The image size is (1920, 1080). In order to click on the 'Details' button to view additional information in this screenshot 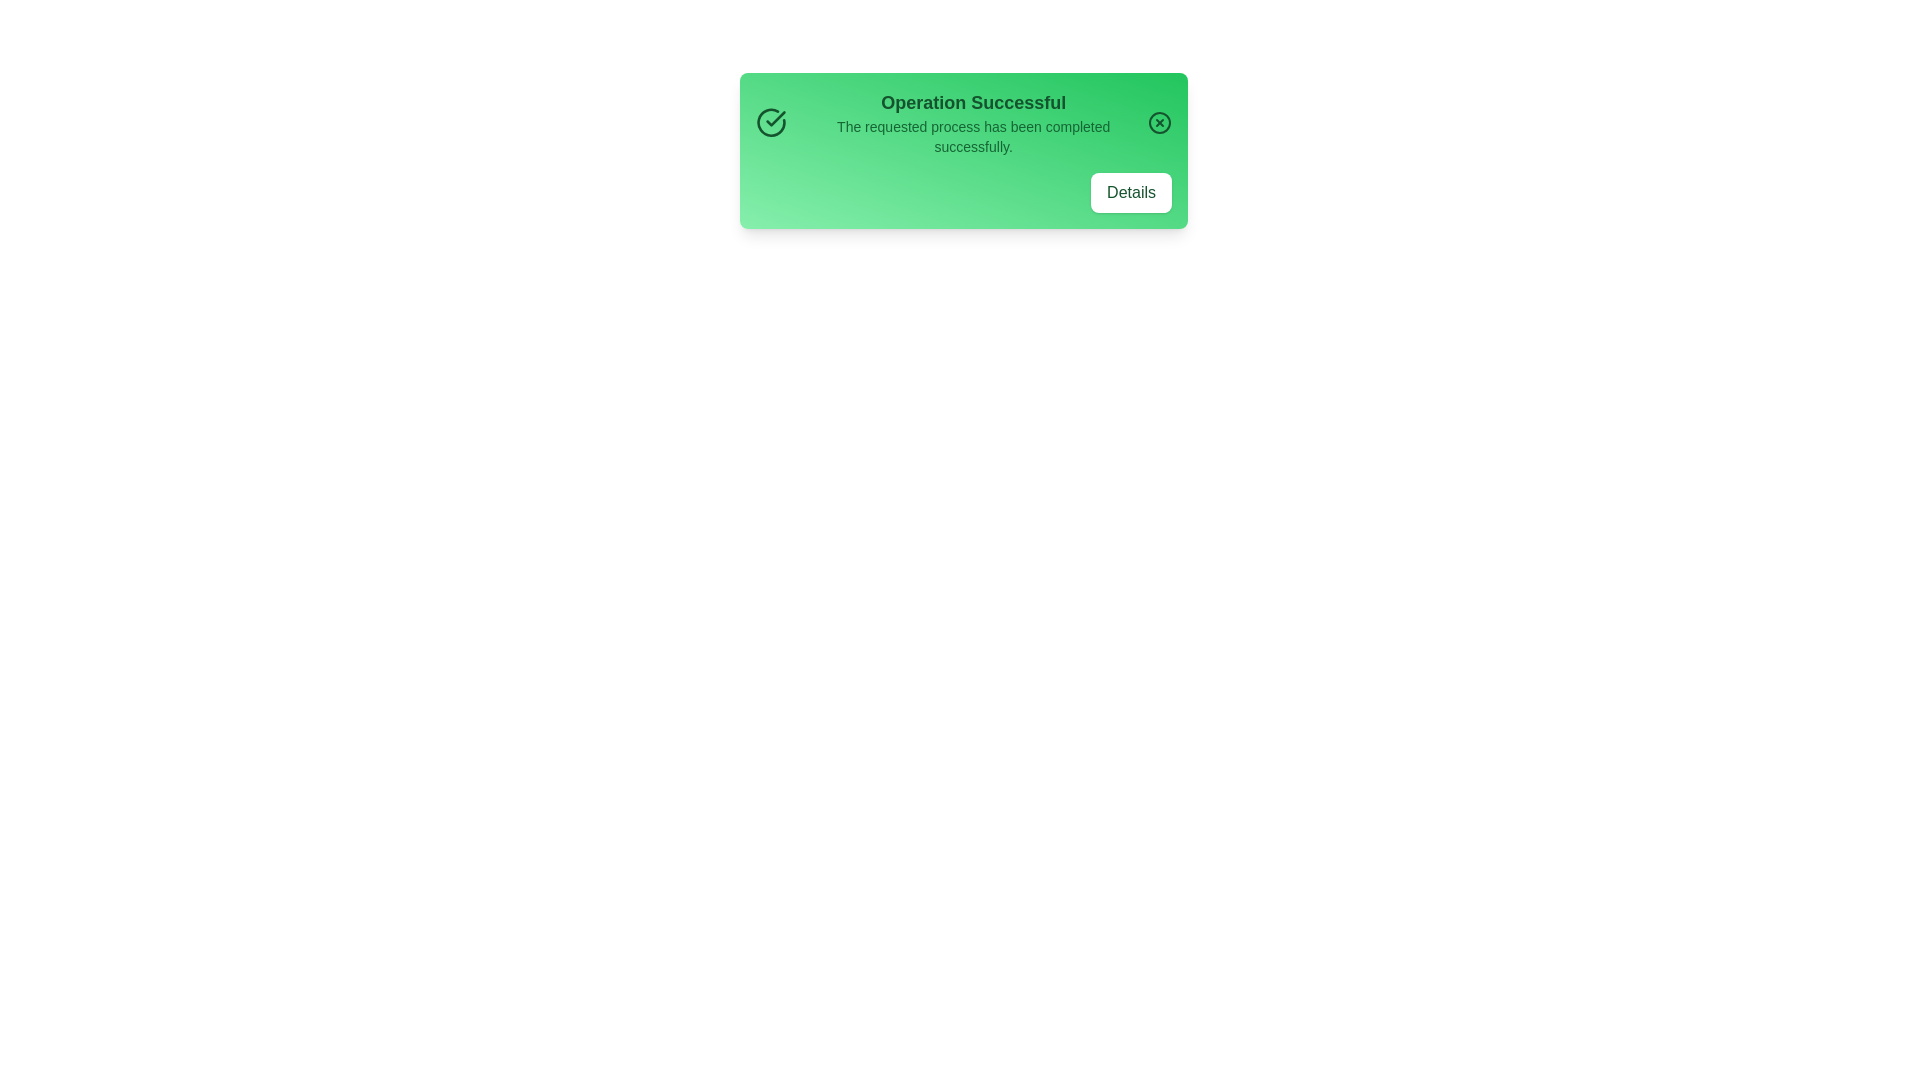, I will do `click(1131, 192)`.